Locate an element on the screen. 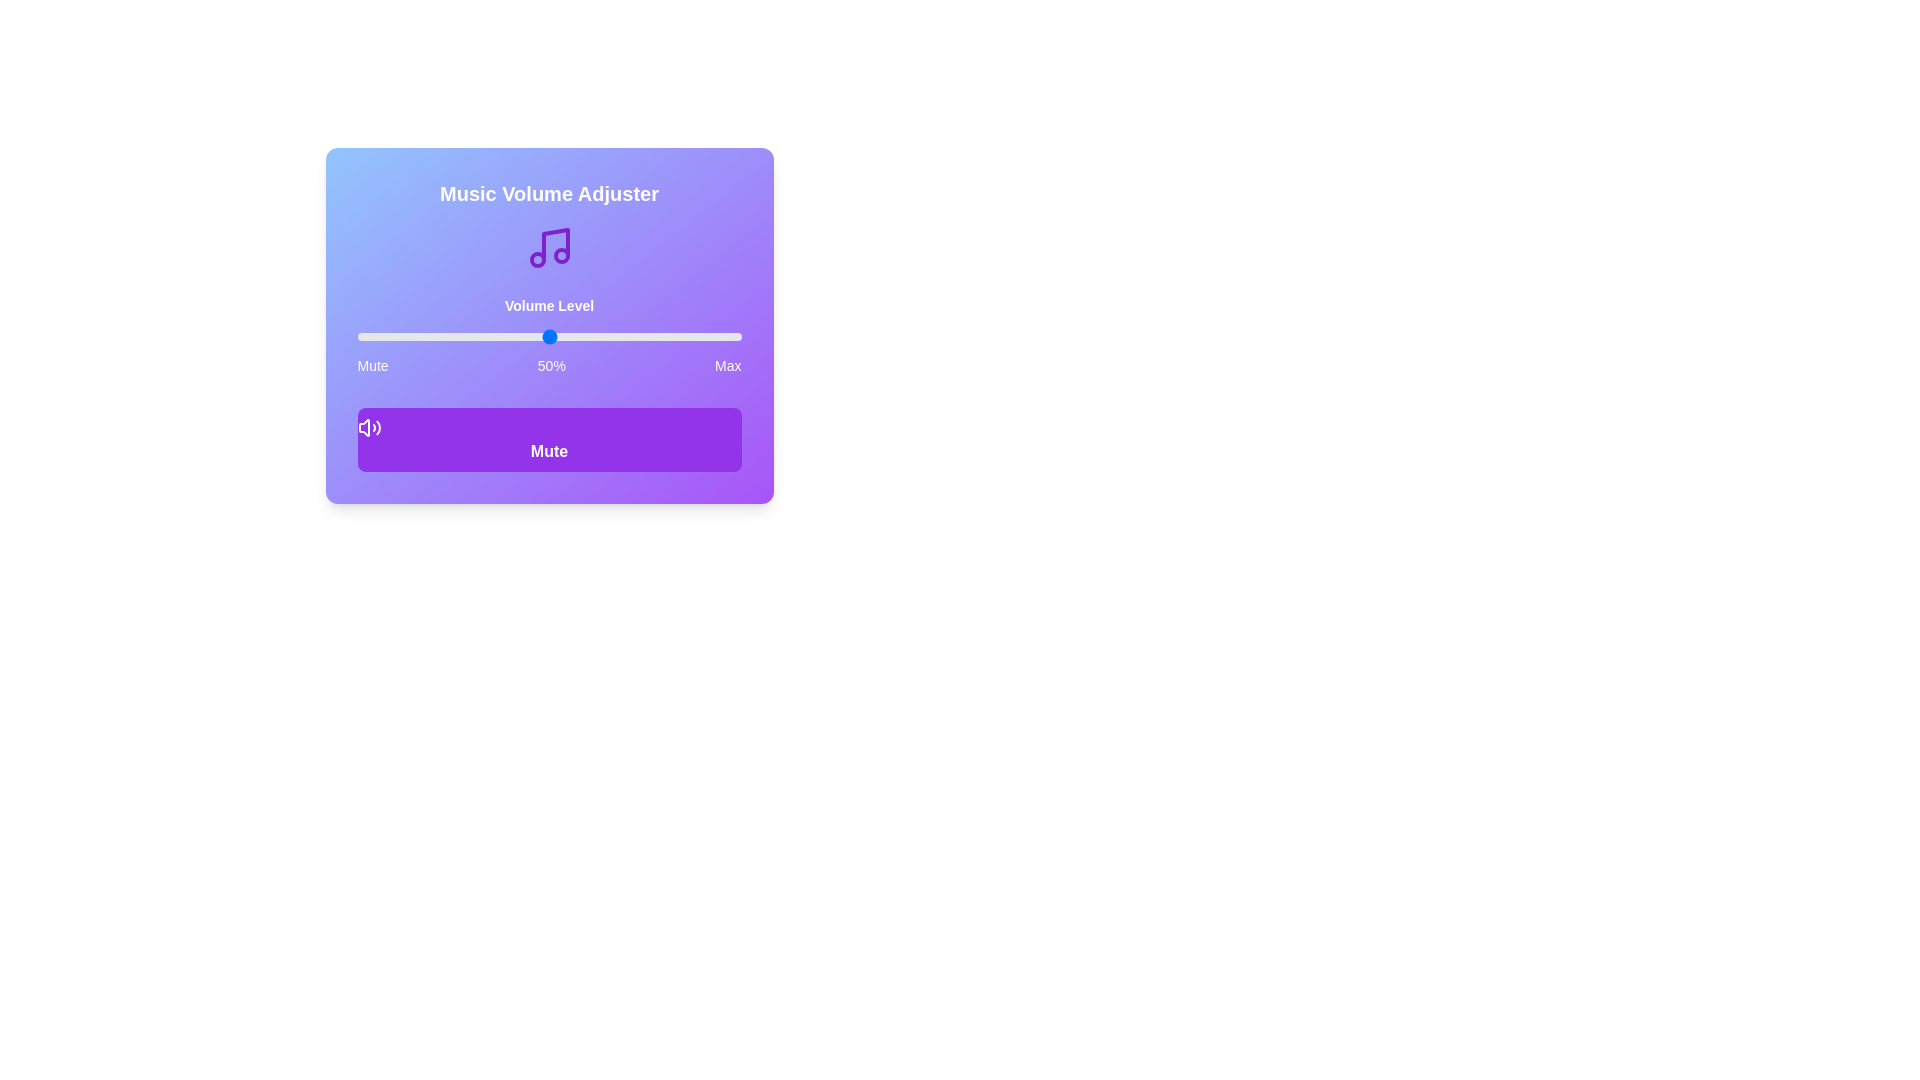 The height and width of the screenshot is (1080, 1920). the volume slider to set the volume to 9% is located at coordinates (392, 335).